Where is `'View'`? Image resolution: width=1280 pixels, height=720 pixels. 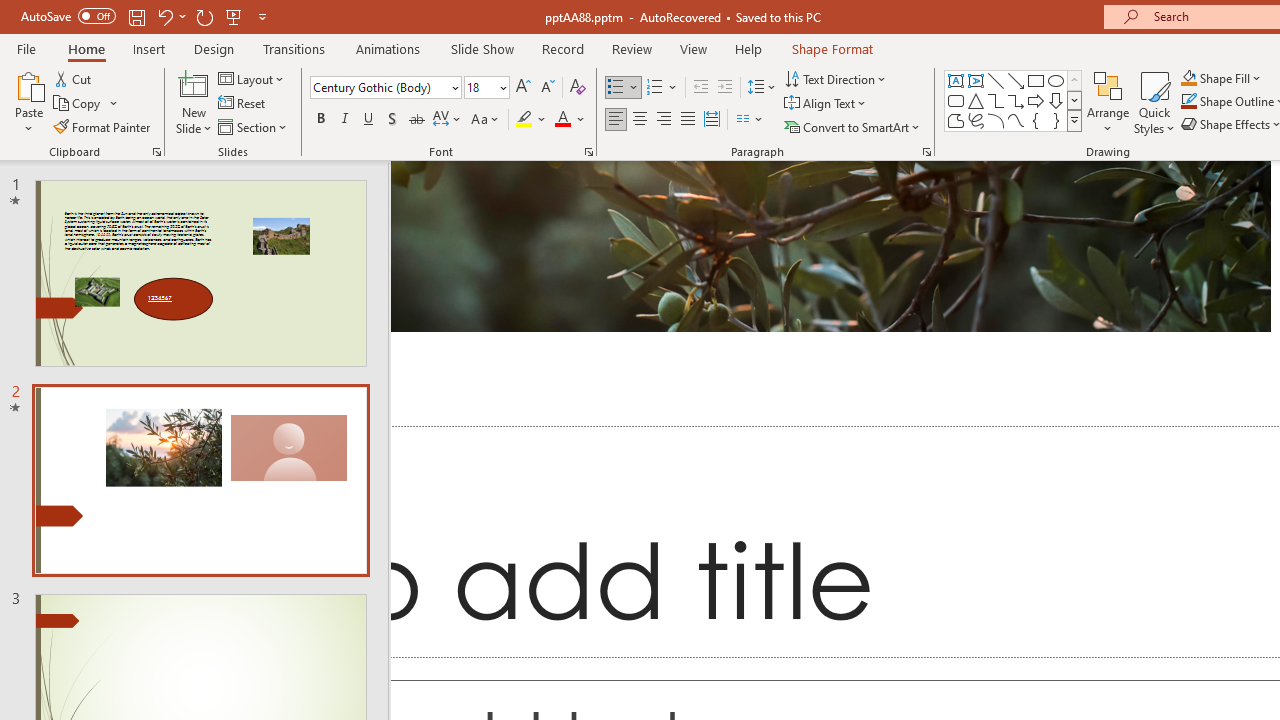 'View' is located at coordinates (693, 48).